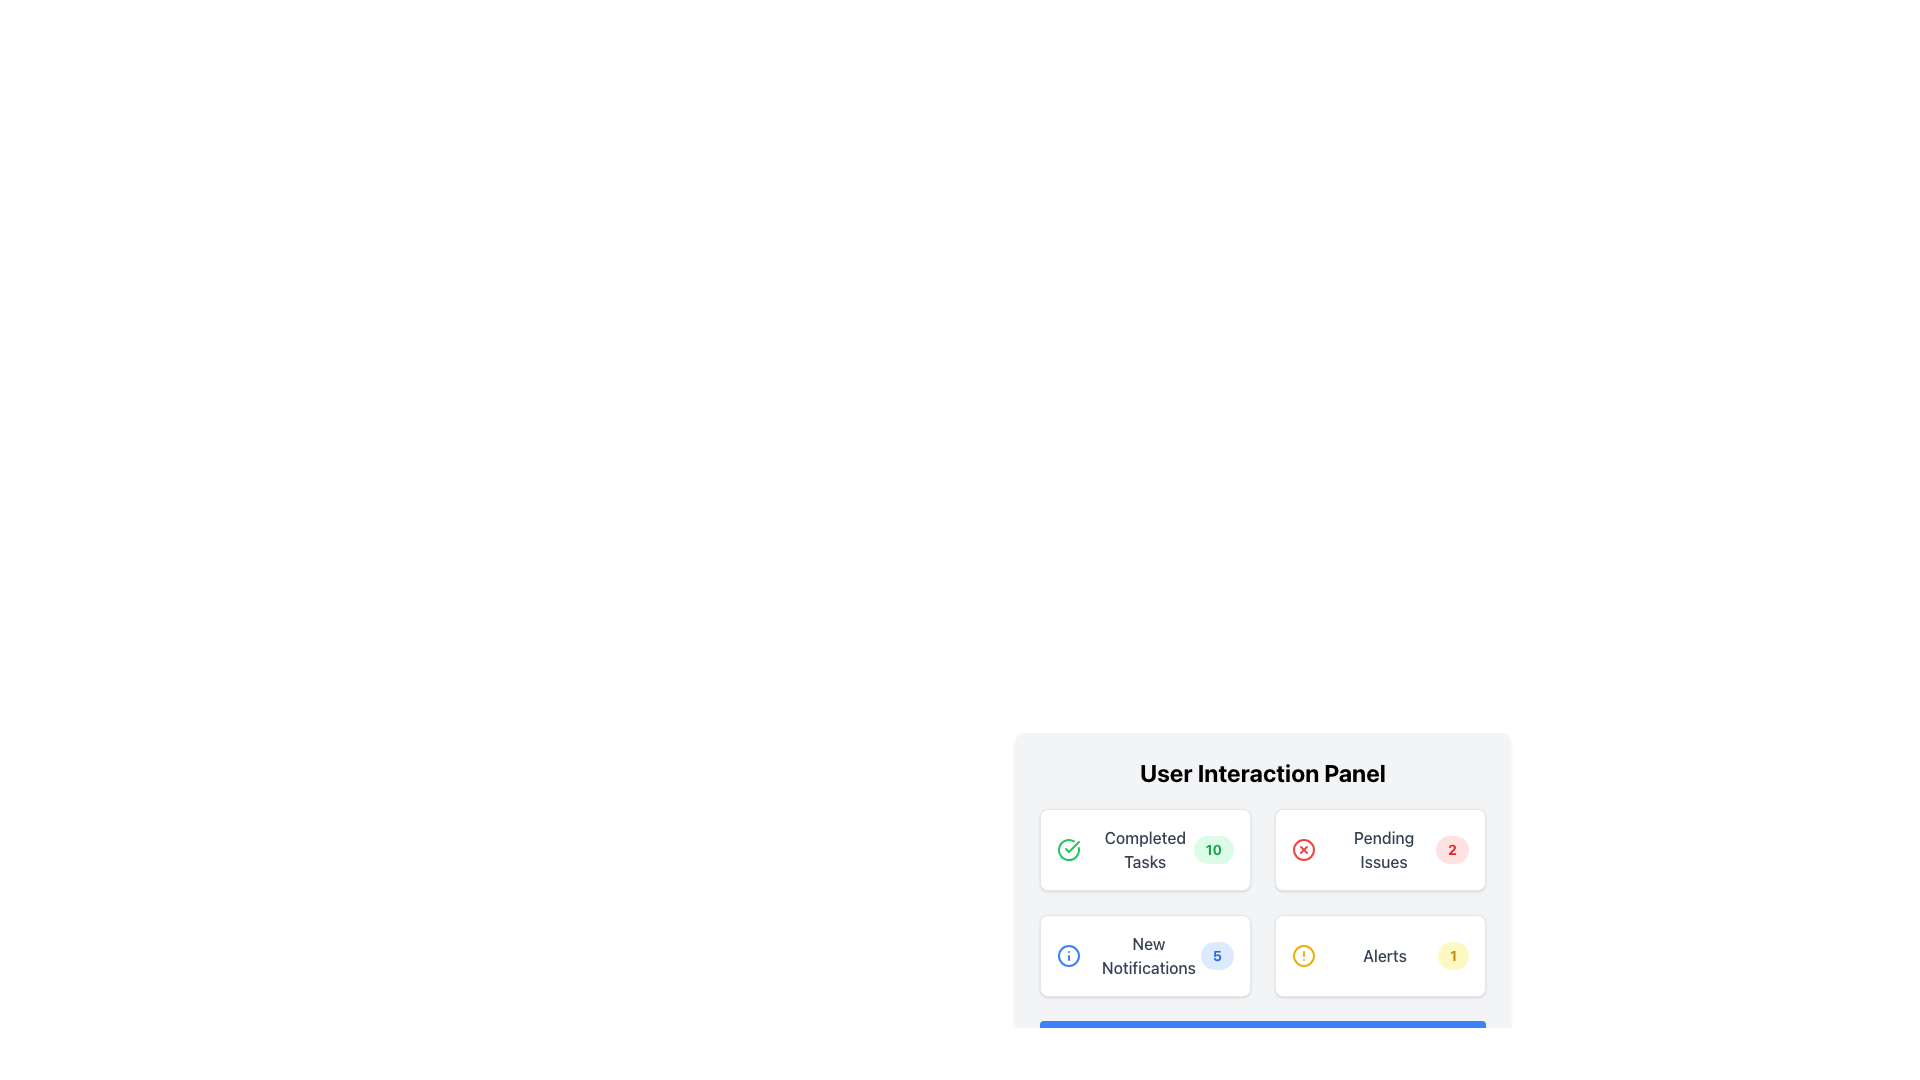 This screenshot has width=1920, height=1080. Describe the element at coordinates (1068, 849) in the screenshot. I see `the green checkmark icon in the 'Completed Tasks' section, which indicates the completion status of tasks` at that location.